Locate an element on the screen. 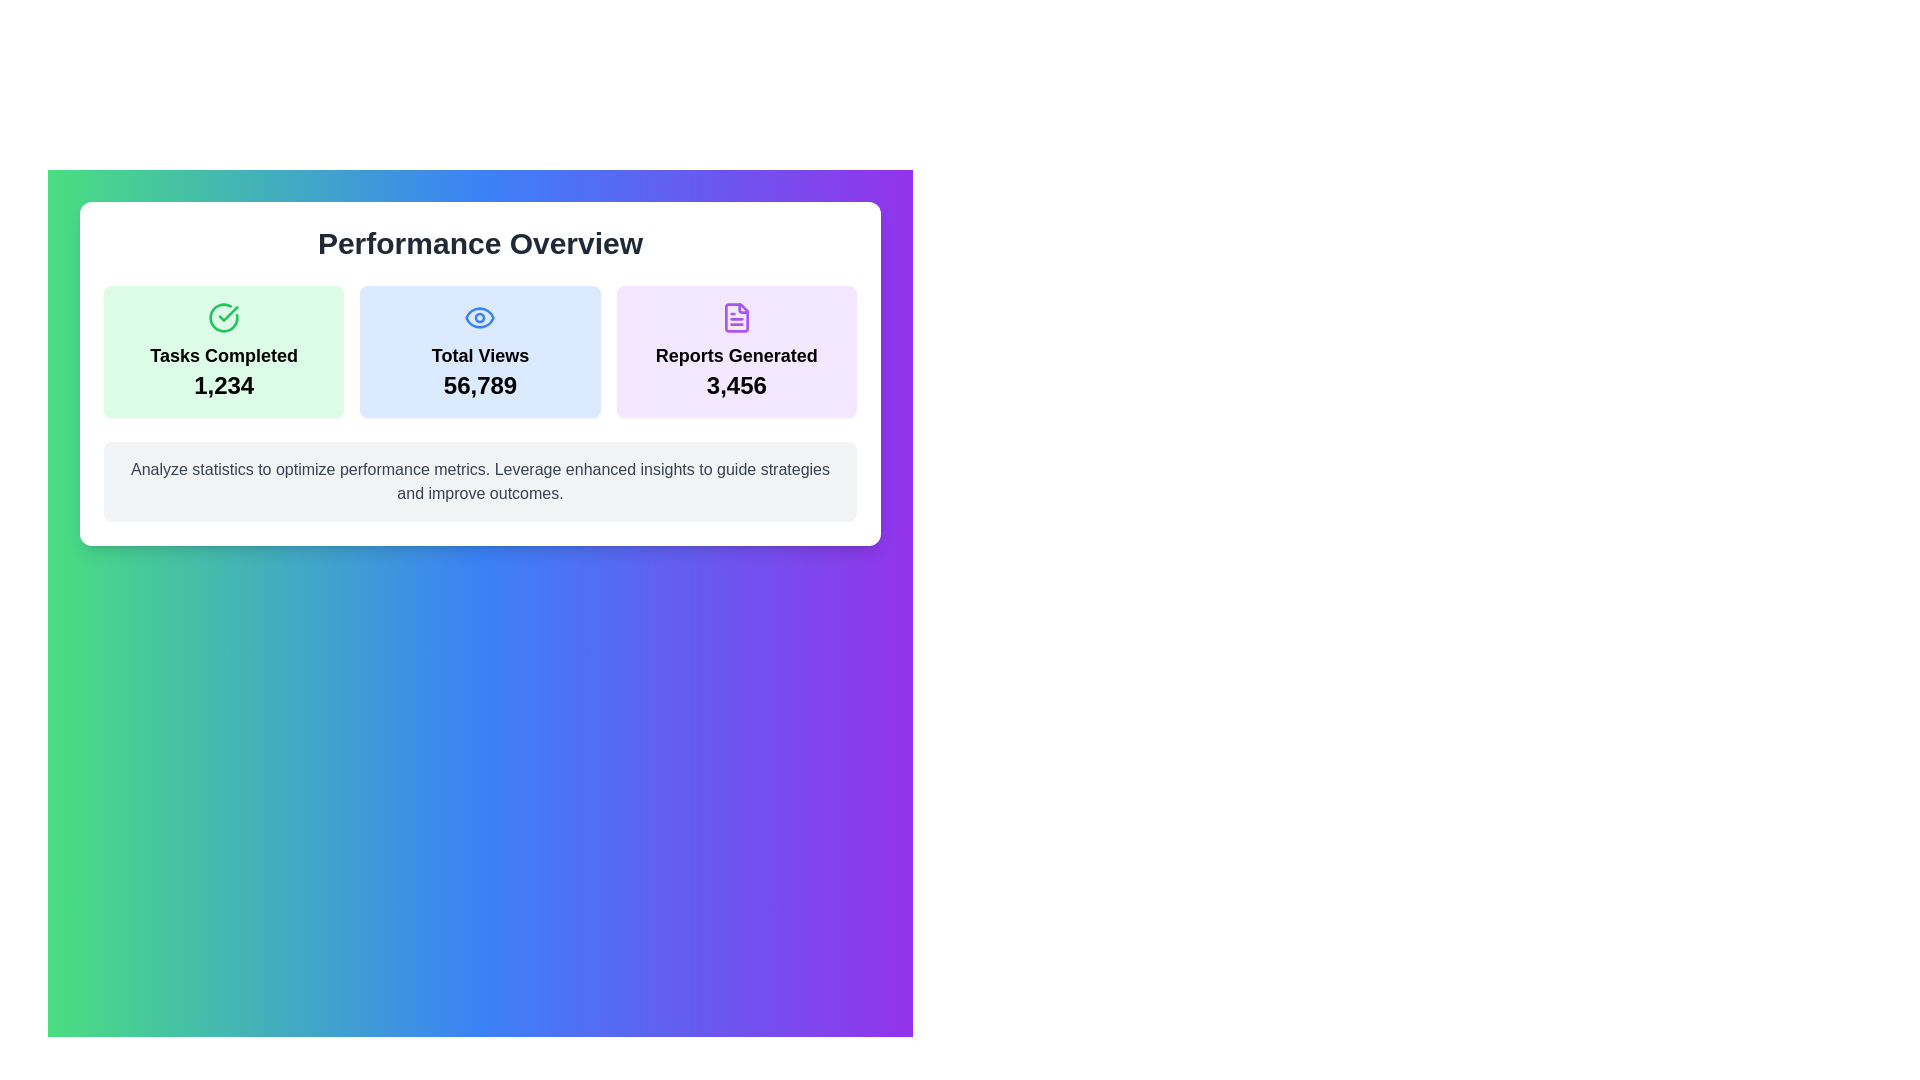 The height and width of the screenshot is (1080, 1920). the success indicator icon located in the 'Tasks Completed' card within the 'Performance Overview' section is located at coordinates (228, 313).